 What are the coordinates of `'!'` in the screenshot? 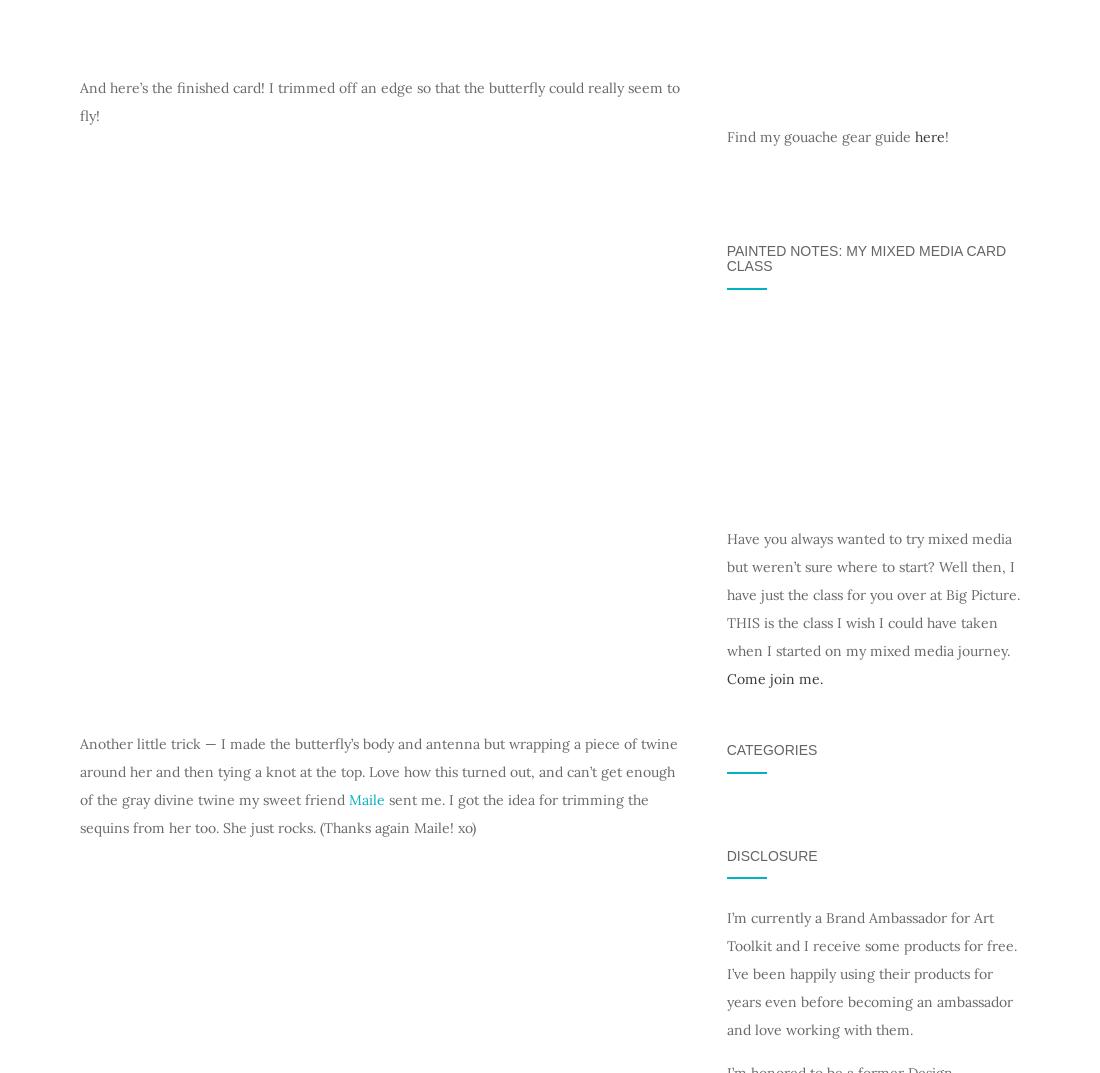 It's located at (946, 134).